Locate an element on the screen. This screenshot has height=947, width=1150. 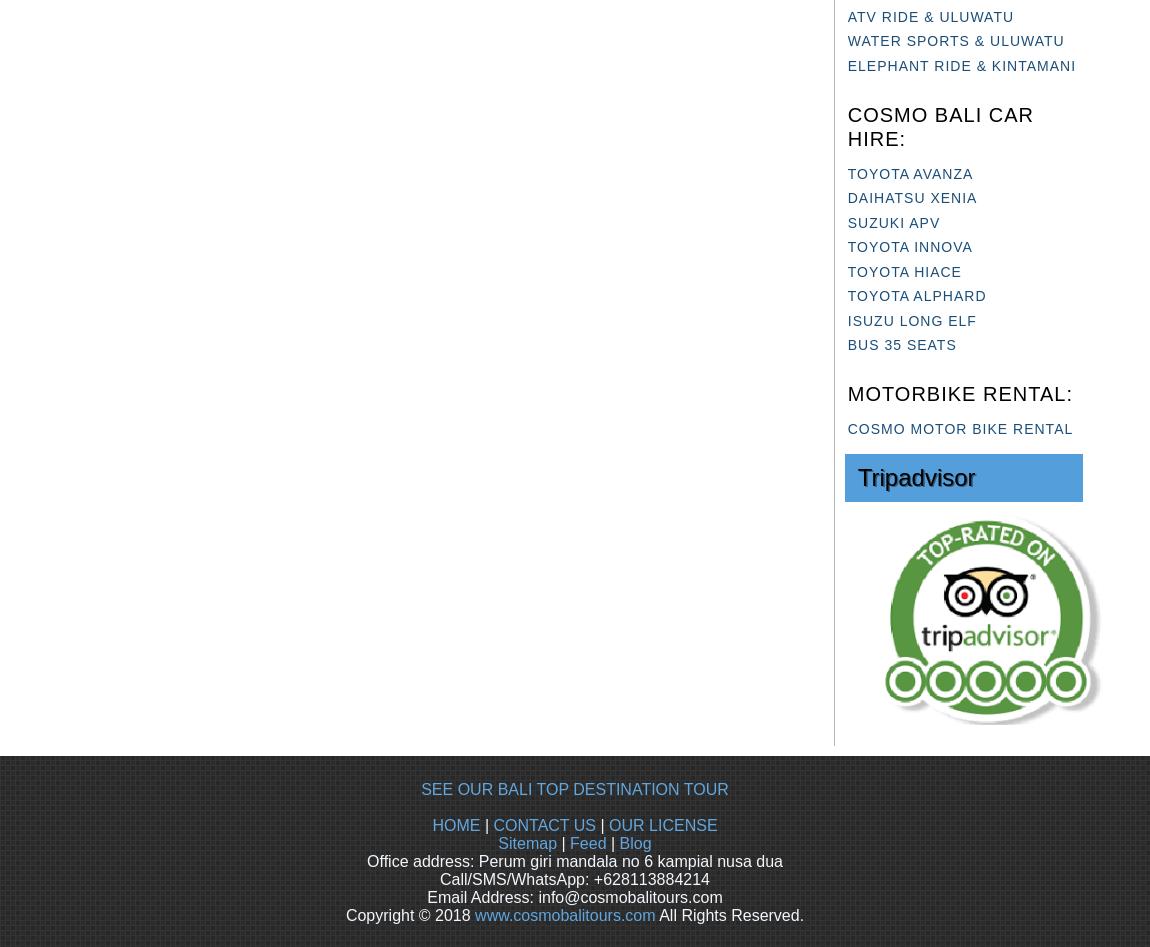
'TOYOTA ALPHARD' is located at coordinates (916, 295).